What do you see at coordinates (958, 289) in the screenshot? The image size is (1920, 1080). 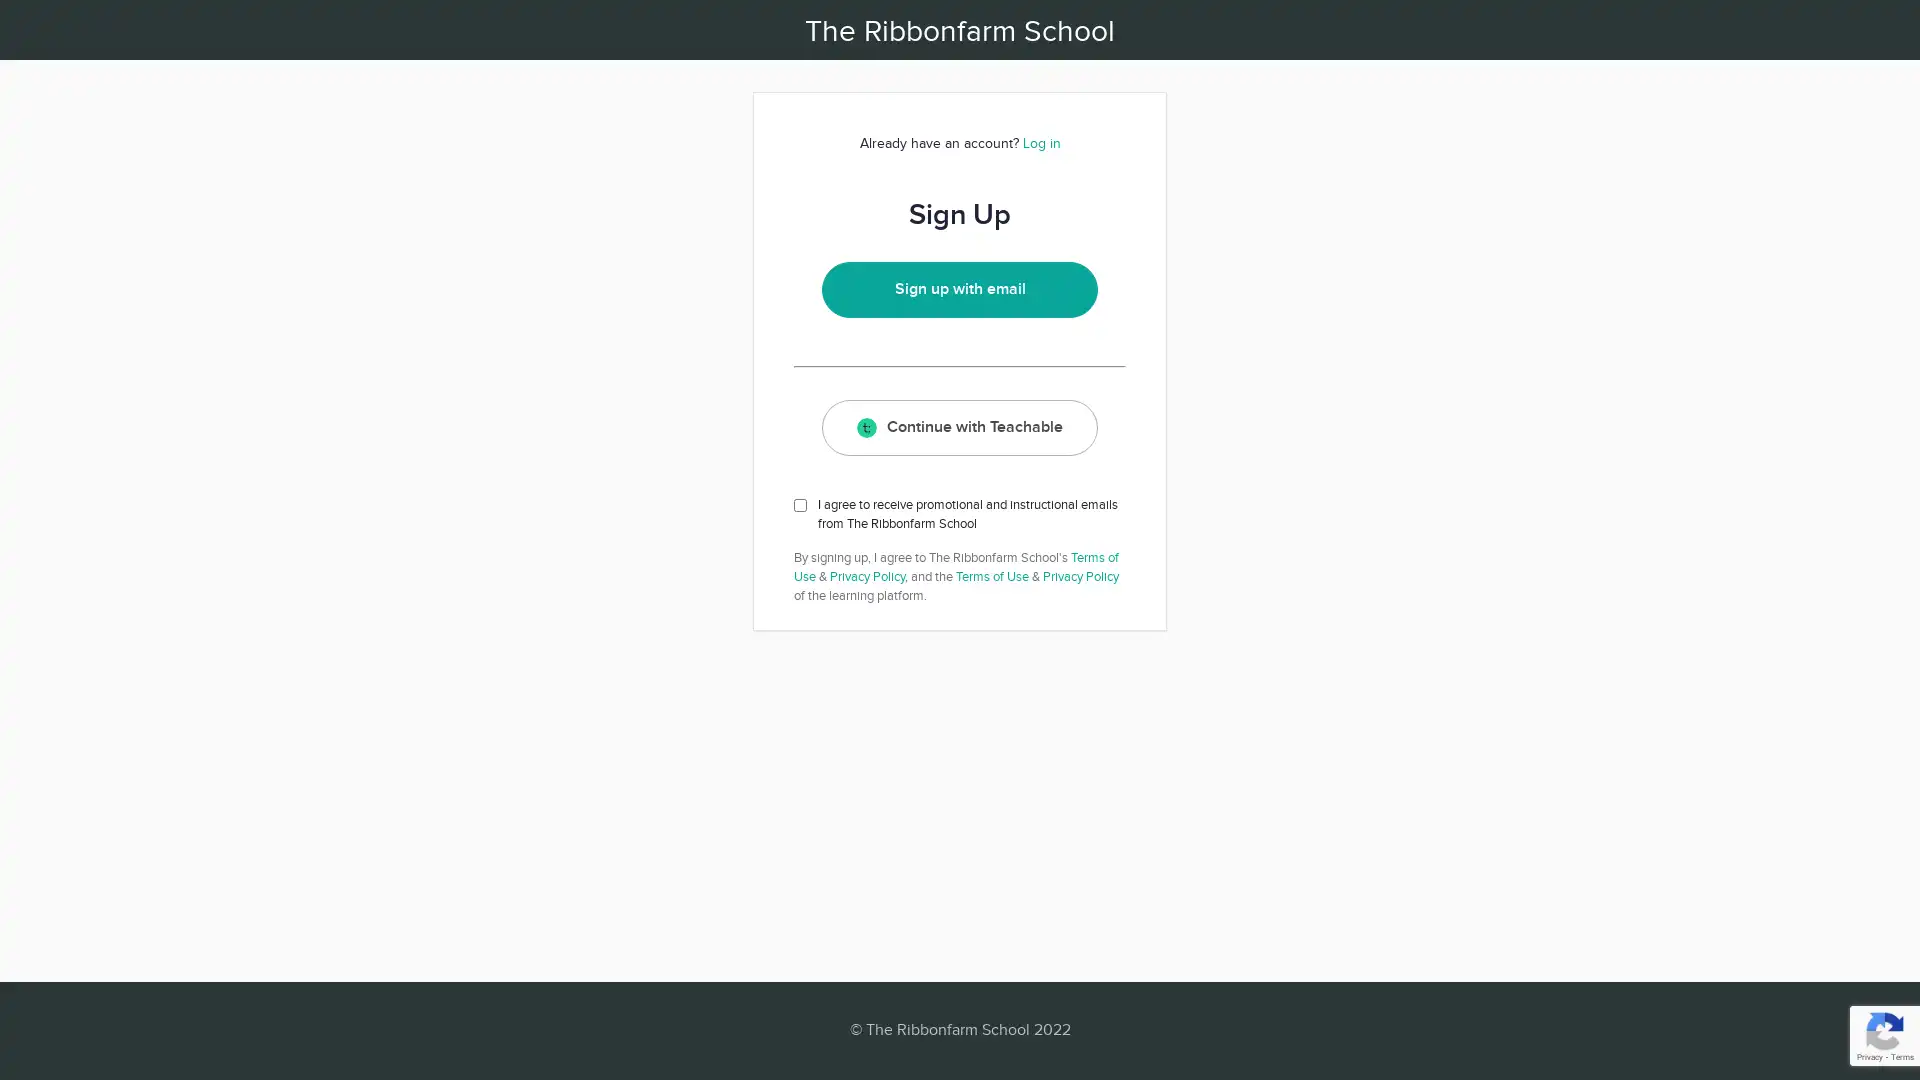 I see `Sign up with email` at bounding box center [958, 289].